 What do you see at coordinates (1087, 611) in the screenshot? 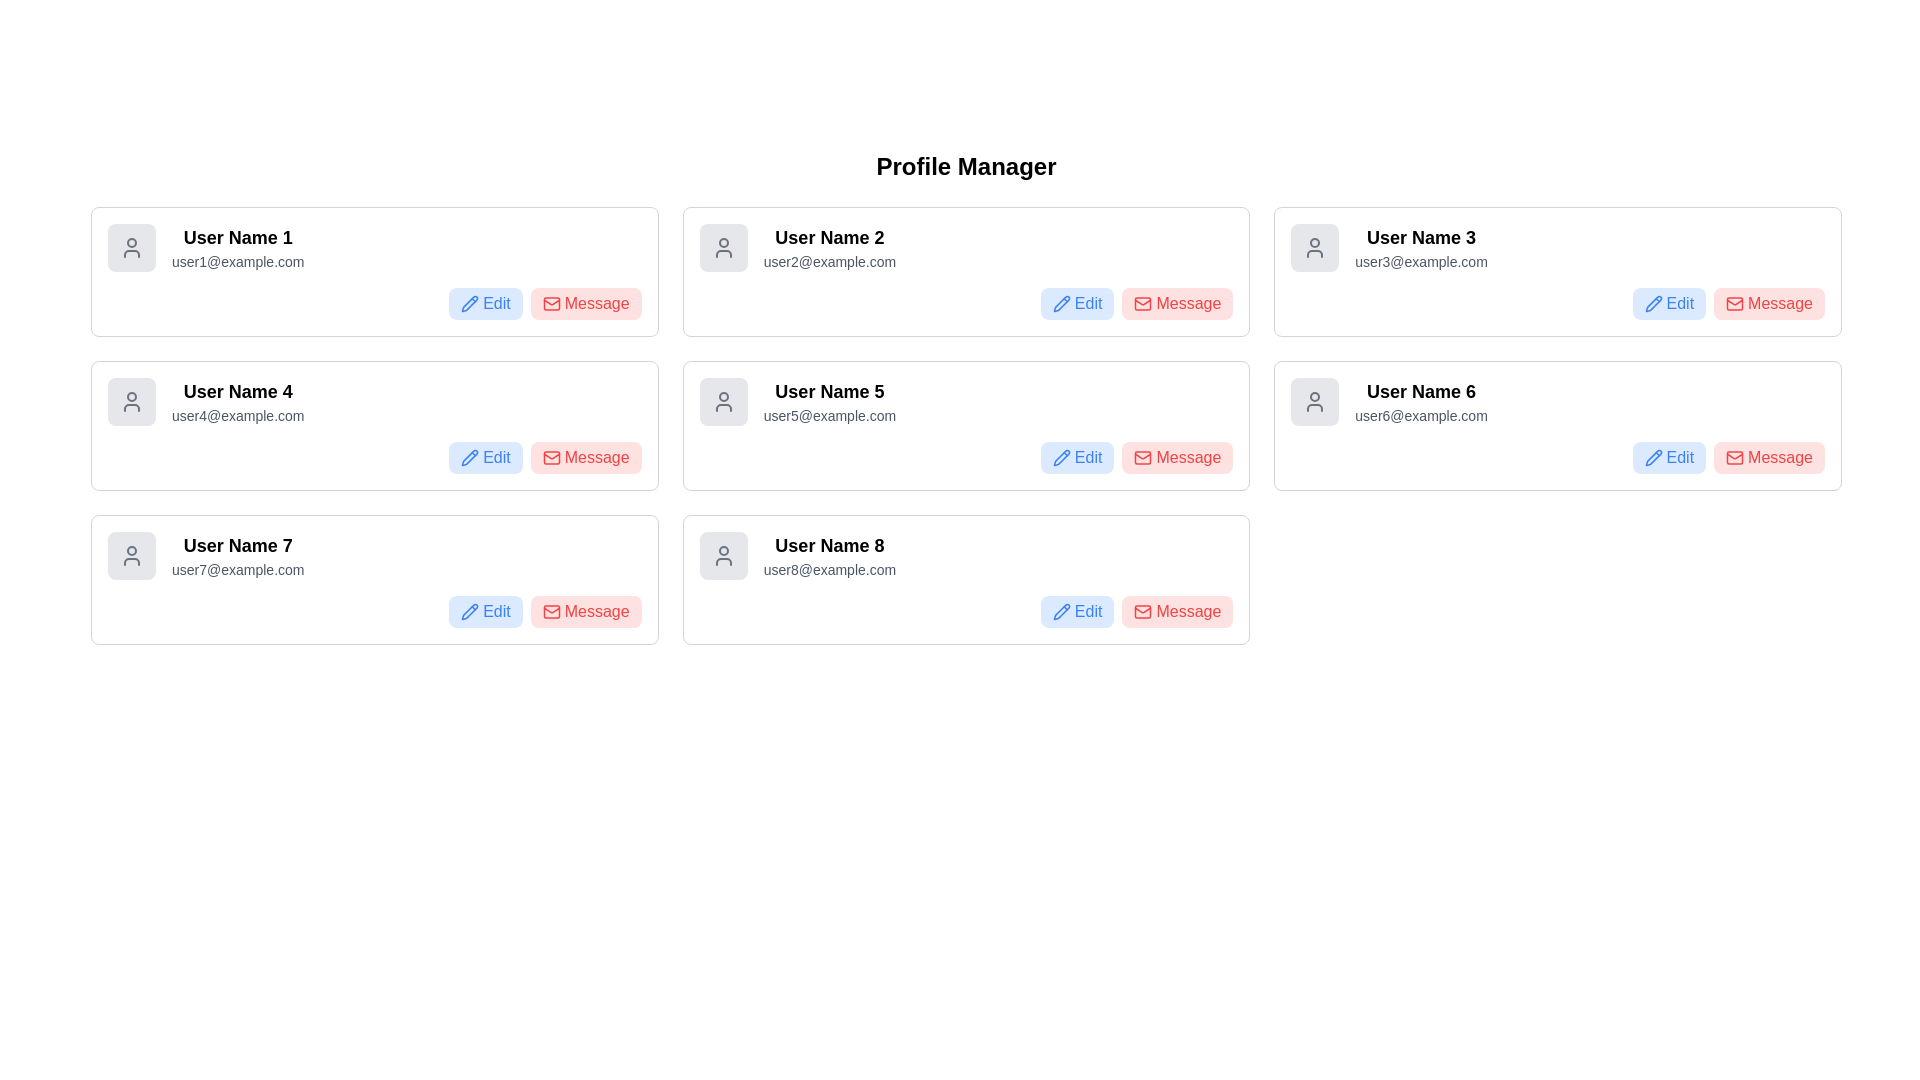
I see `the 'Edit' text label located at the bottom-right corner of the layout, which is associated with the profile card labeled 'User Name 8'` at bounding box center [1087, 611].